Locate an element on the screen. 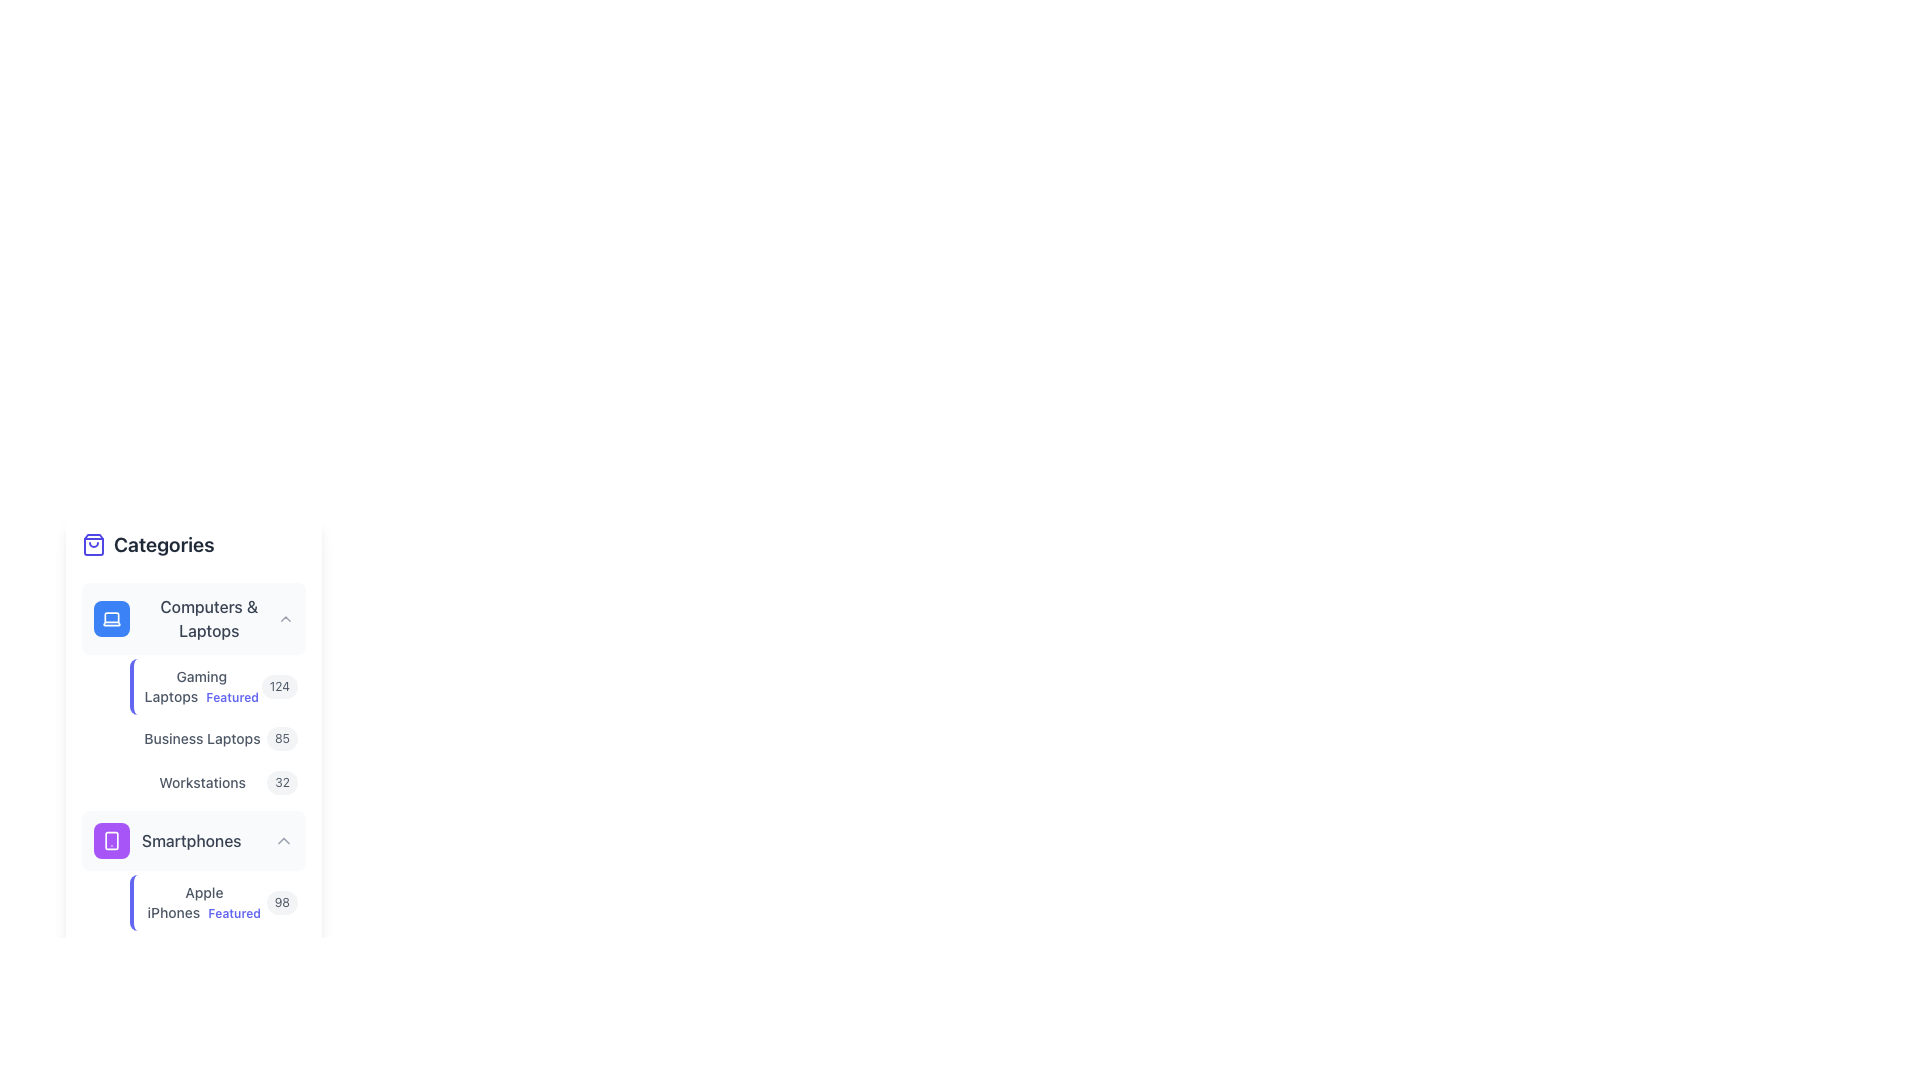 Image resolution: width=1920 pixels, height=1080 pixels. the nested list item for "Apple iPhones" is located at coordinates (193, 914).